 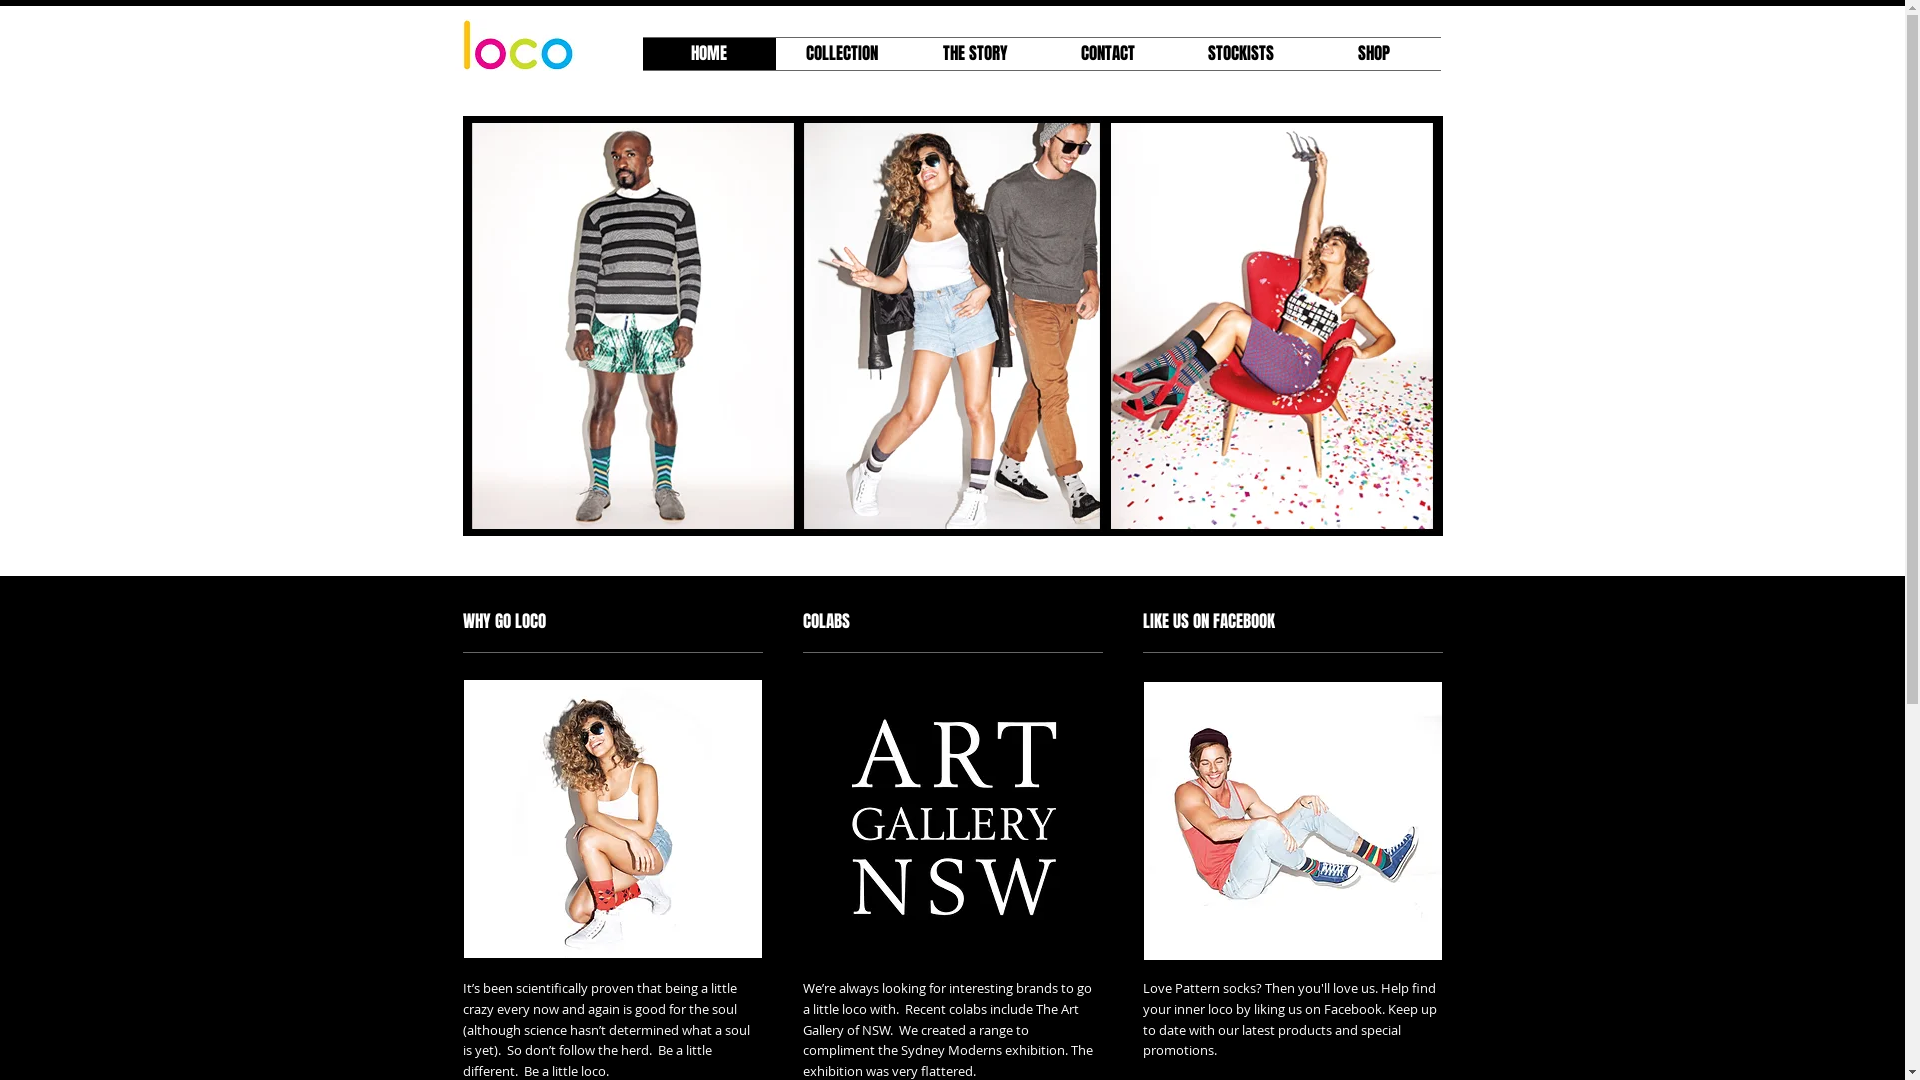 I want to click on 'THE STORY', so click(x=974, y=53).